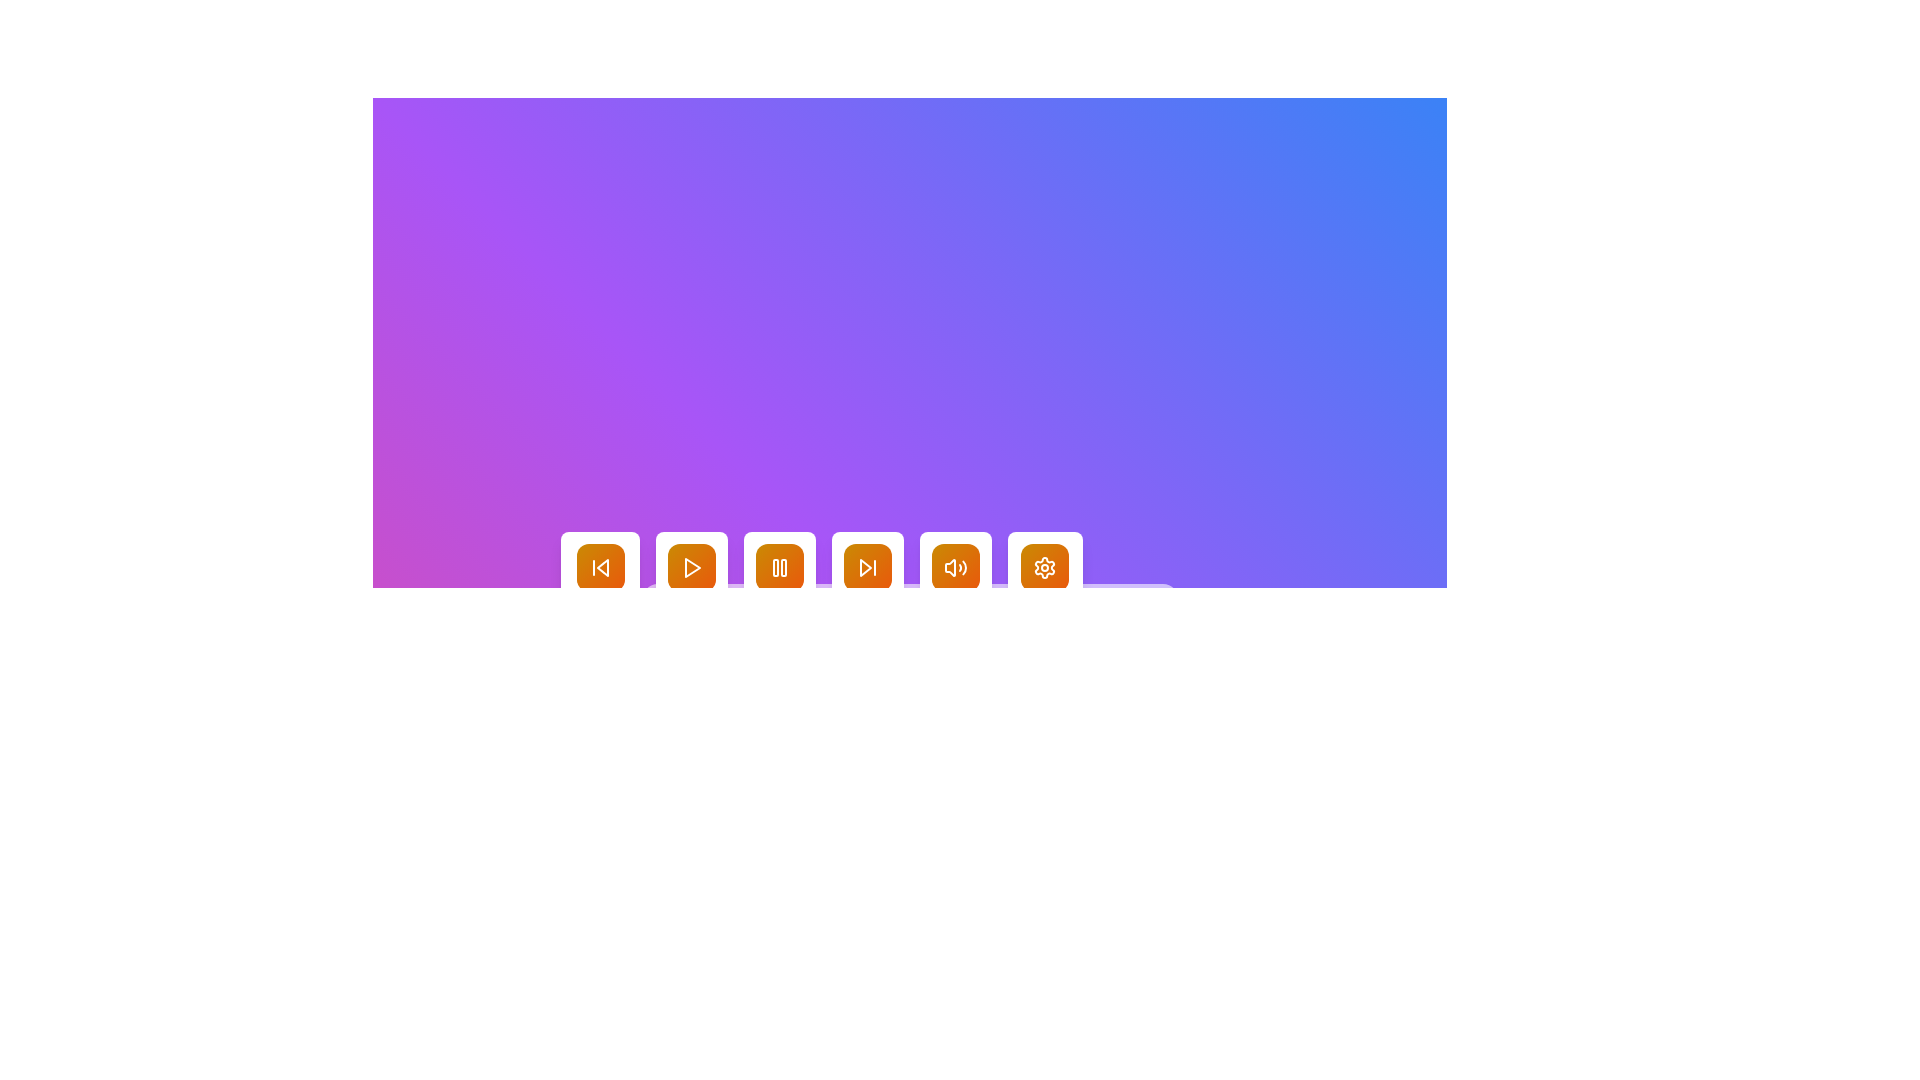 This screenshot has width=1920, height=1080. I want to click on the 'Settings' button, which is a rounded rectangular button with a gradient orange-to-yellow background and a white gear icon, to trigger a visual effect, so click(1044, 582).